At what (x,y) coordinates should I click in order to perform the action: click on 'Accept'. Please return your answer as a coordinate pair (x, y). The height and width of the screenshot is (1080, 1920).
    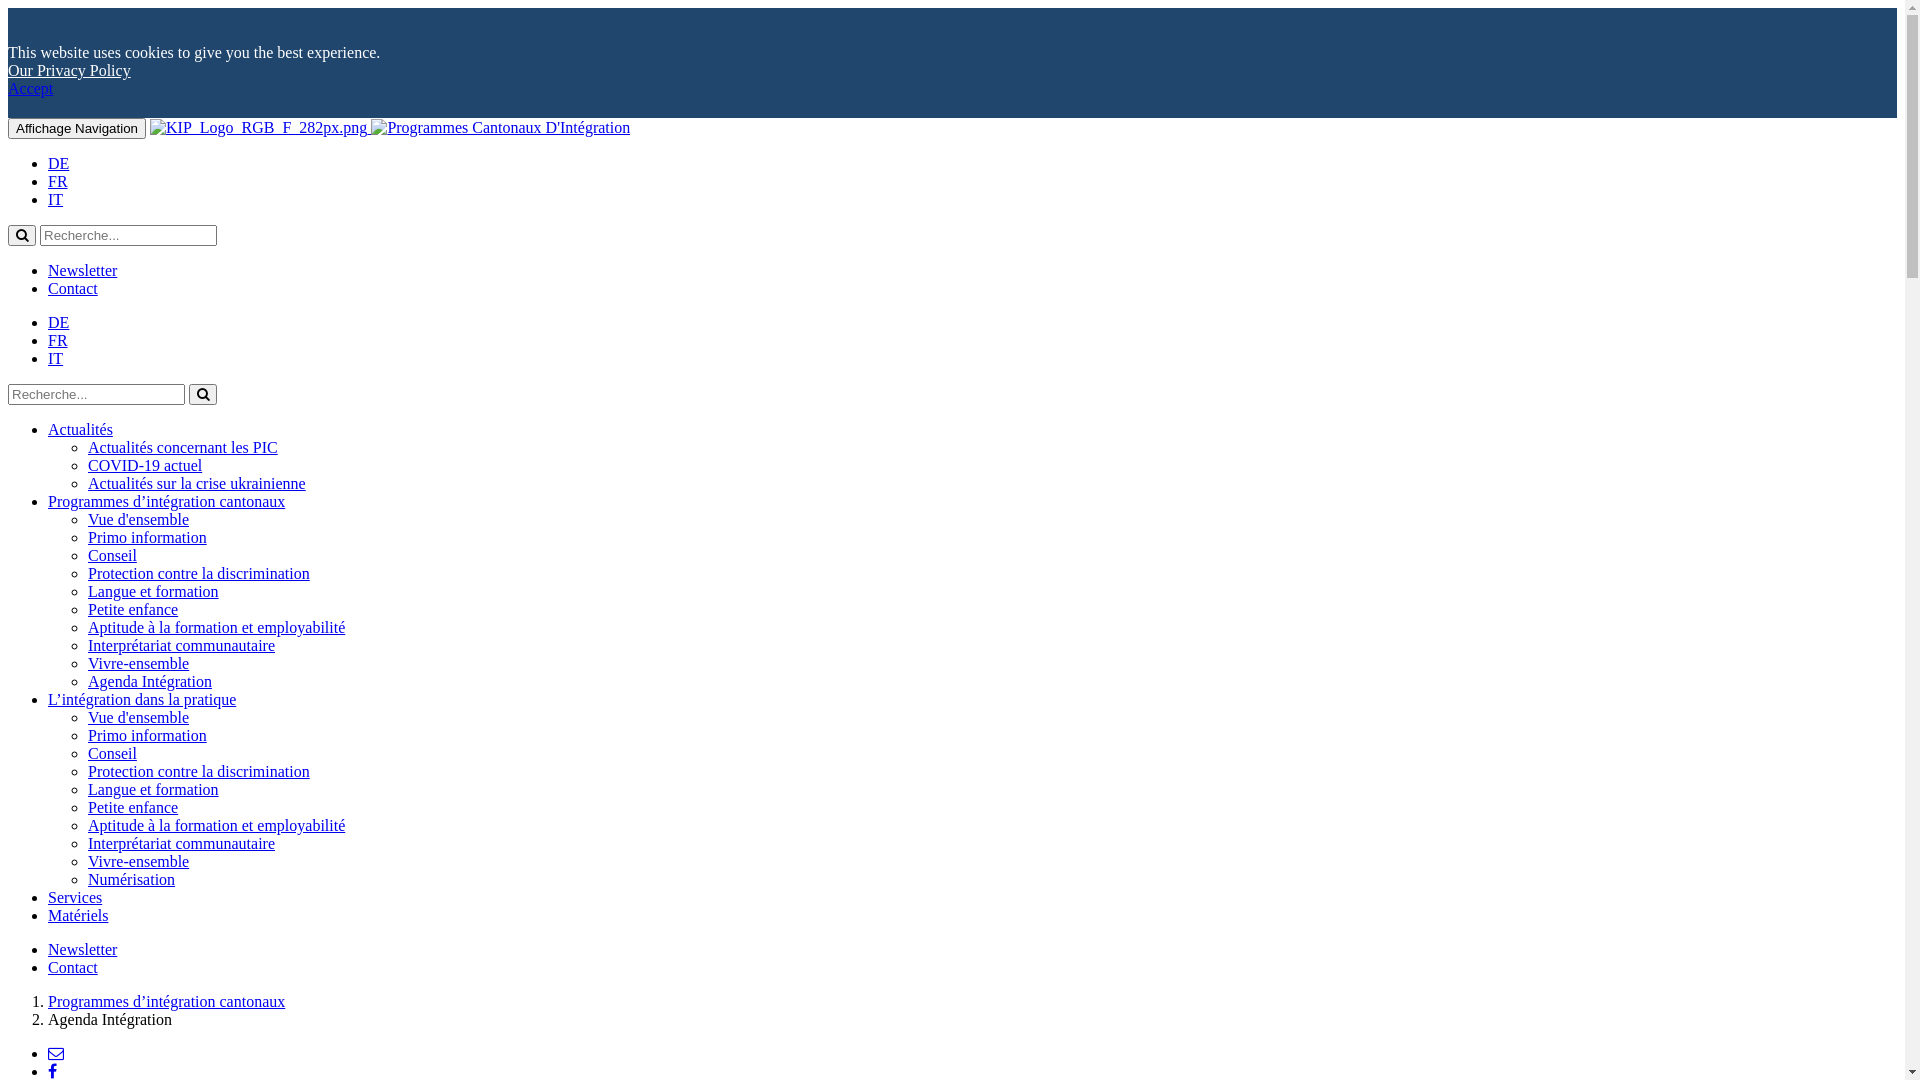
    Looking at the image, I should click on (30, 87).